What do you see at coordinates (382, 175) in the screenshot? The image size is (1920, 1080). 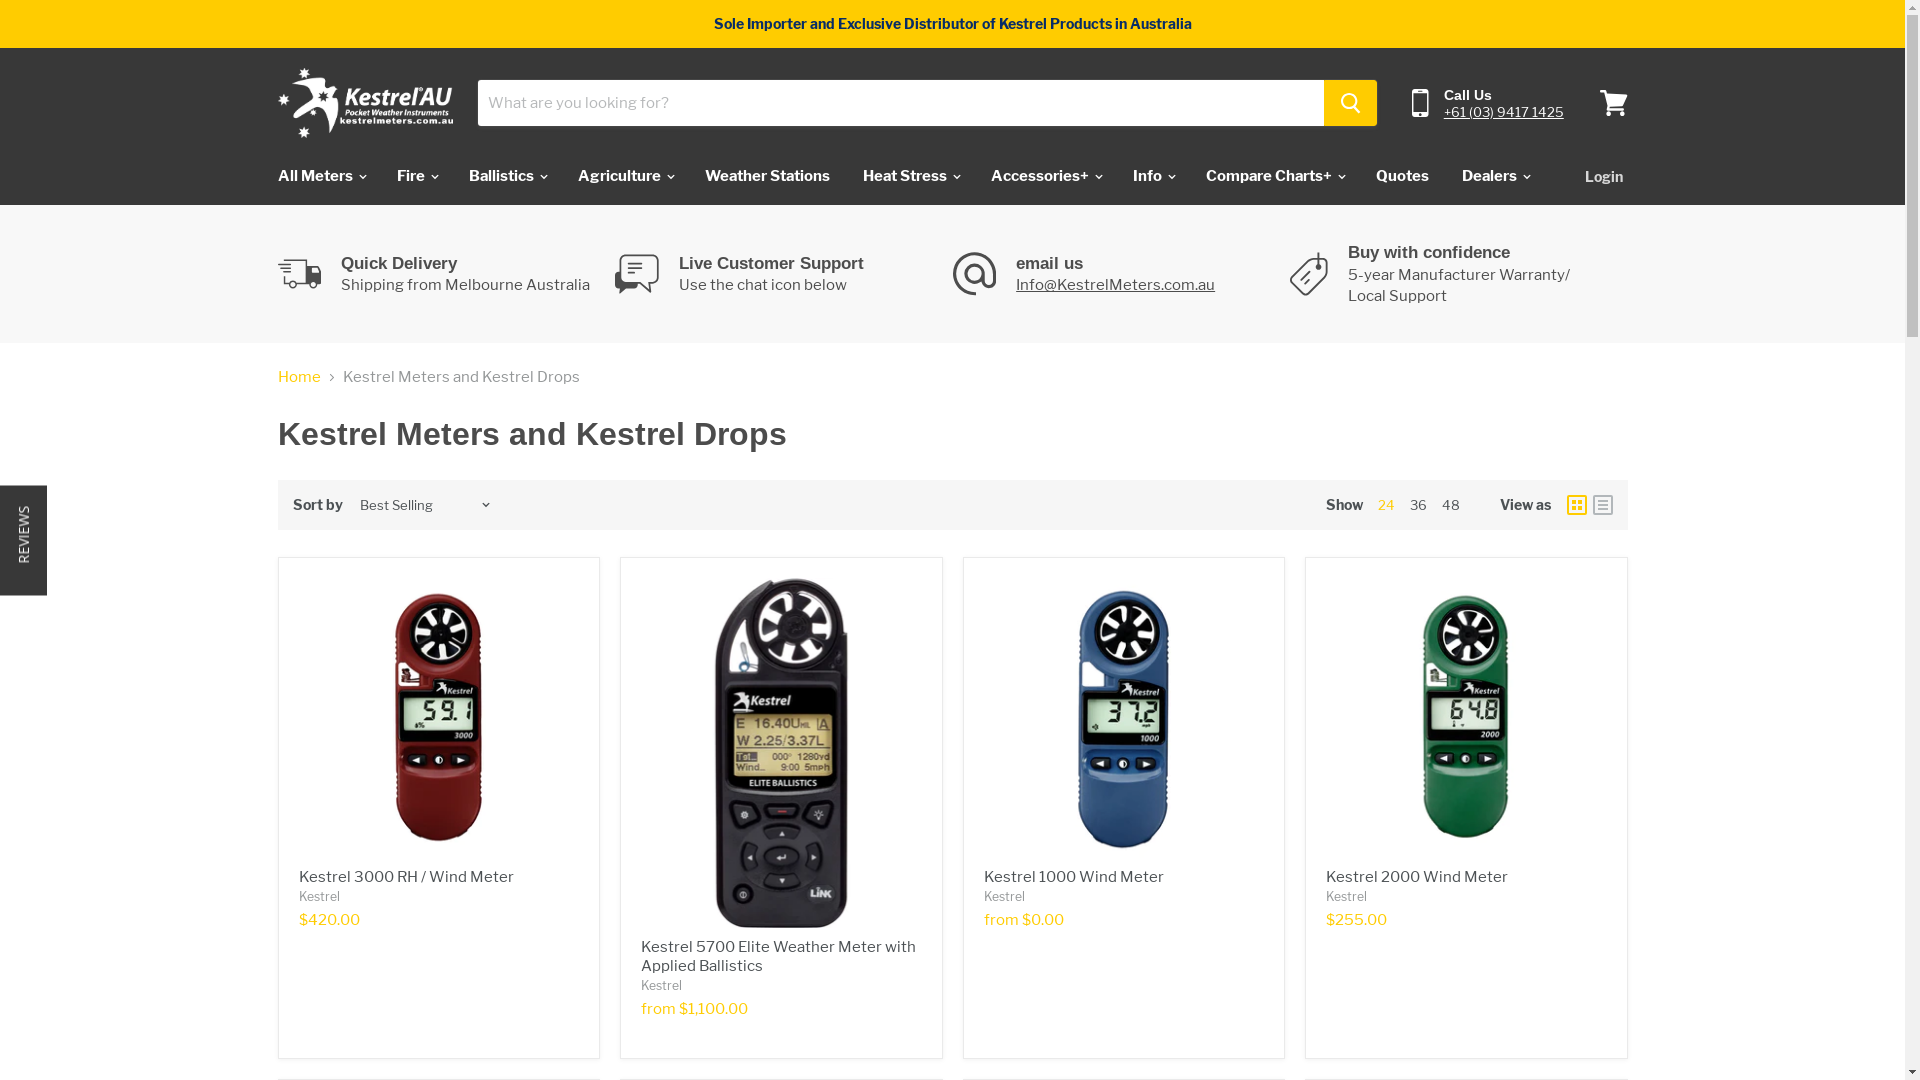 I see `'Fire'` at bounding box center [382, 175].